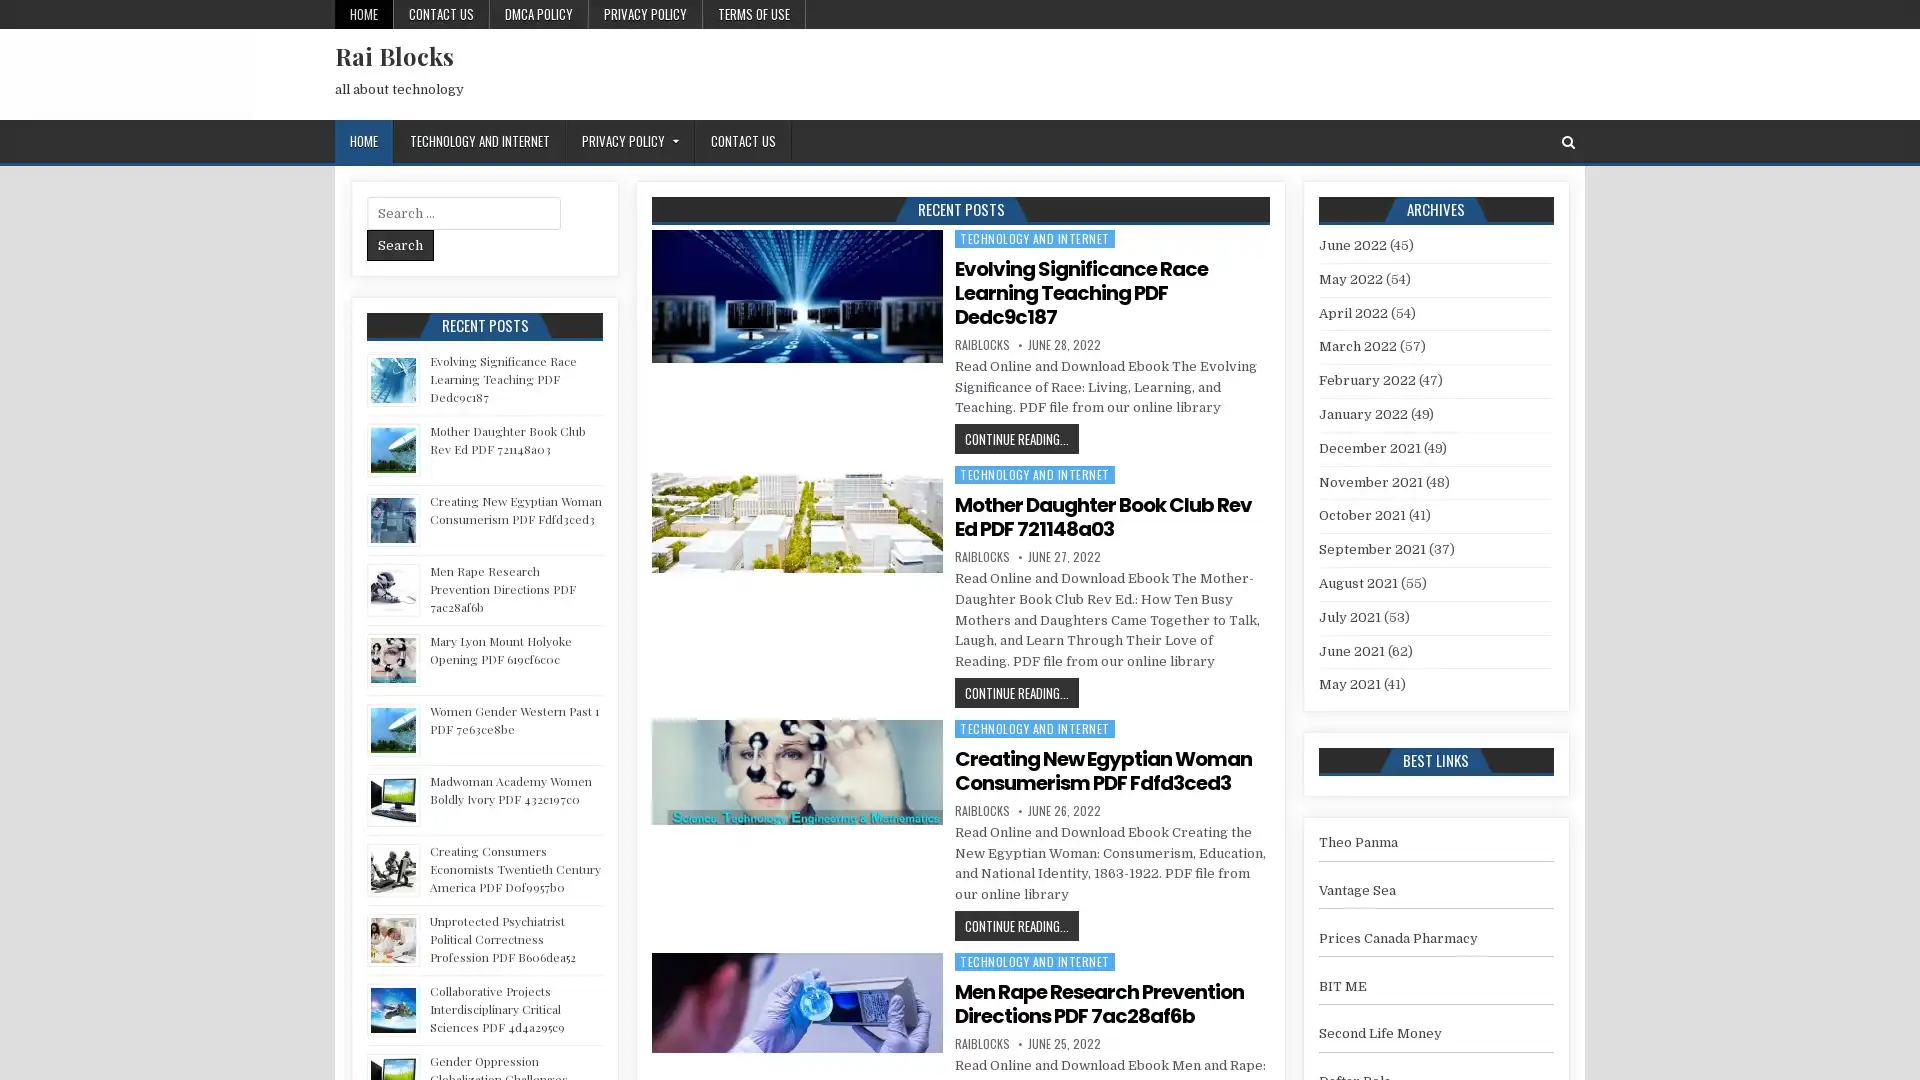  What do you see at coordinates (400, 244) in the screenshot?
I see `Search` at bounding box center [400, 244].